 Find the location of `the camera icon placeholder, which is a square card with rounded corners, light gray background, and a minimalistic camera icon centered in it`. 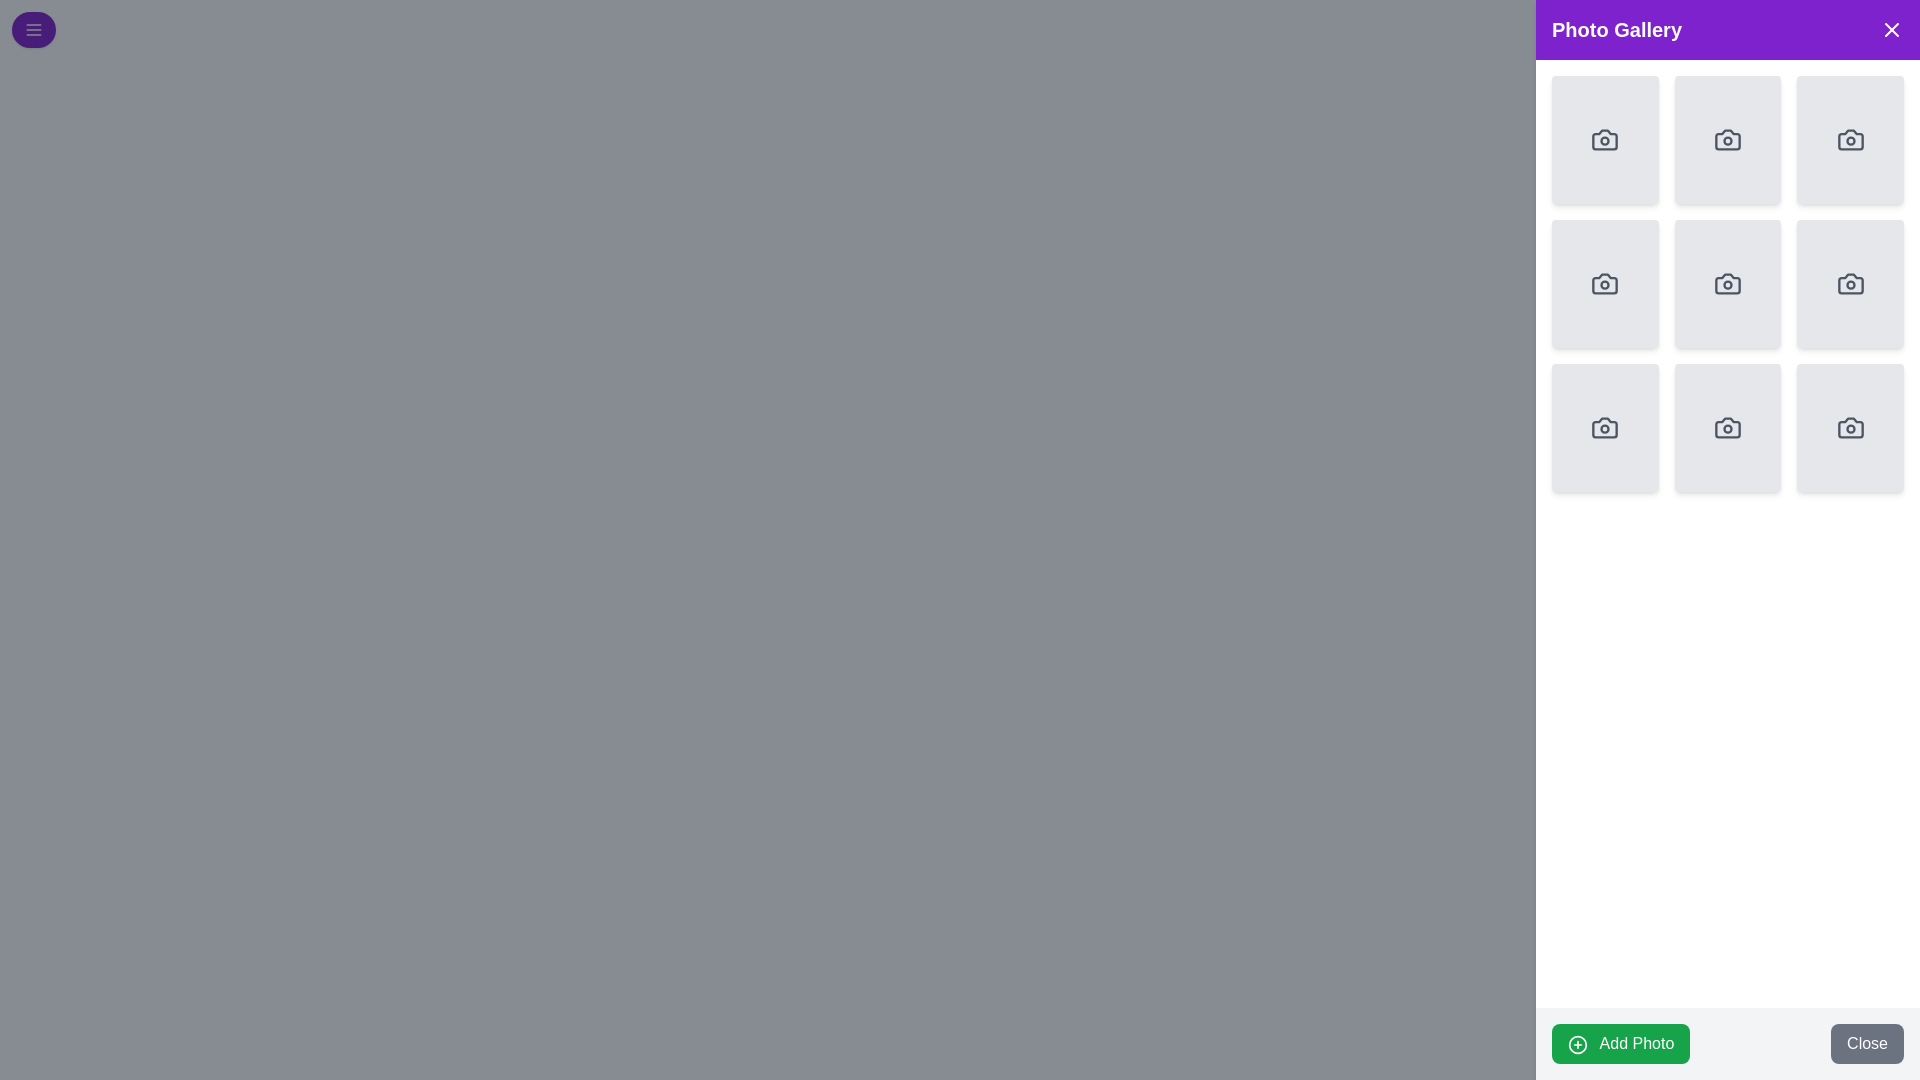

the camera icon placeholder, which is a square card with rounded corners, light gray background, and a minimalistic camera icon centered in it is located at coordinates (1605, 138).